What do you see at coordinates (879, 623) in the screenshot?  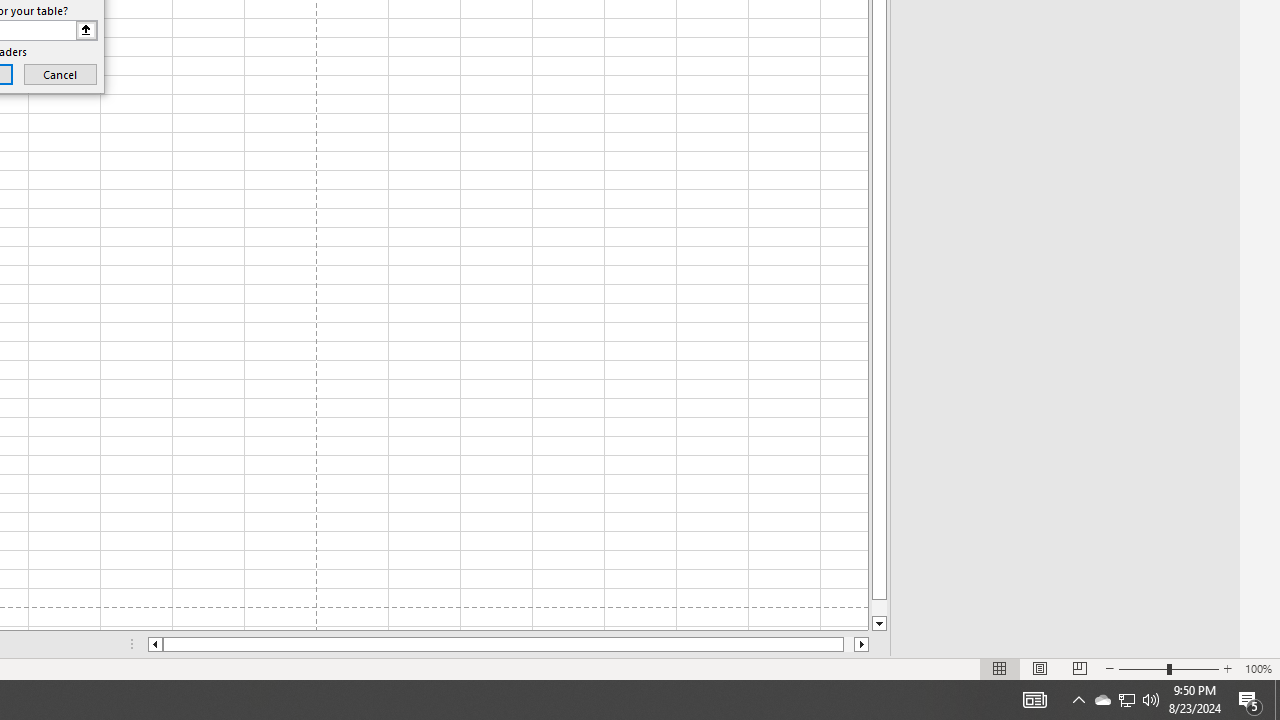 I see `'Line down'` at bounding box center [879, 623].